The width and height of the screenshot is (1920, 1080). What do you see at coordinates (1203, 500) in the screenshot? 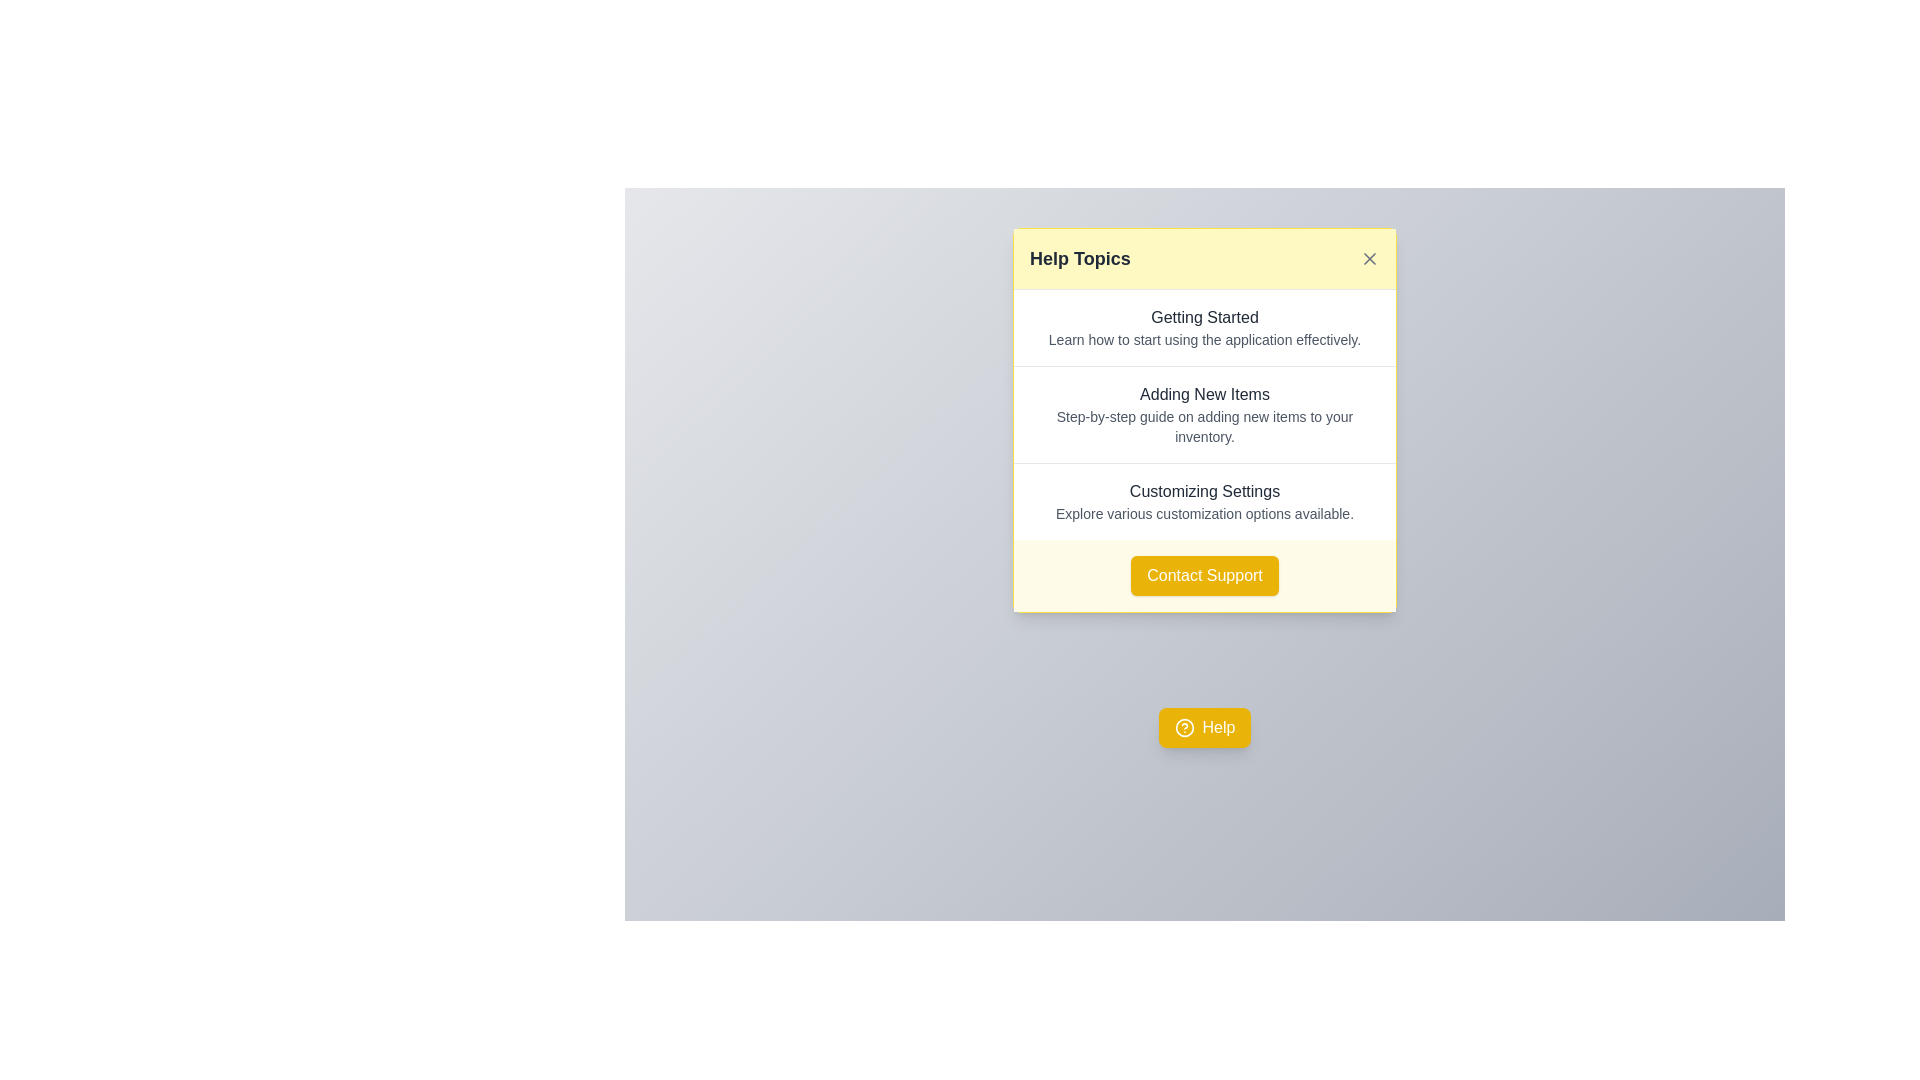
I see `the third item in the 'Help Topics' panel, which provides information about 'Customizing Settings.'` at bounding box center [1203, 500].